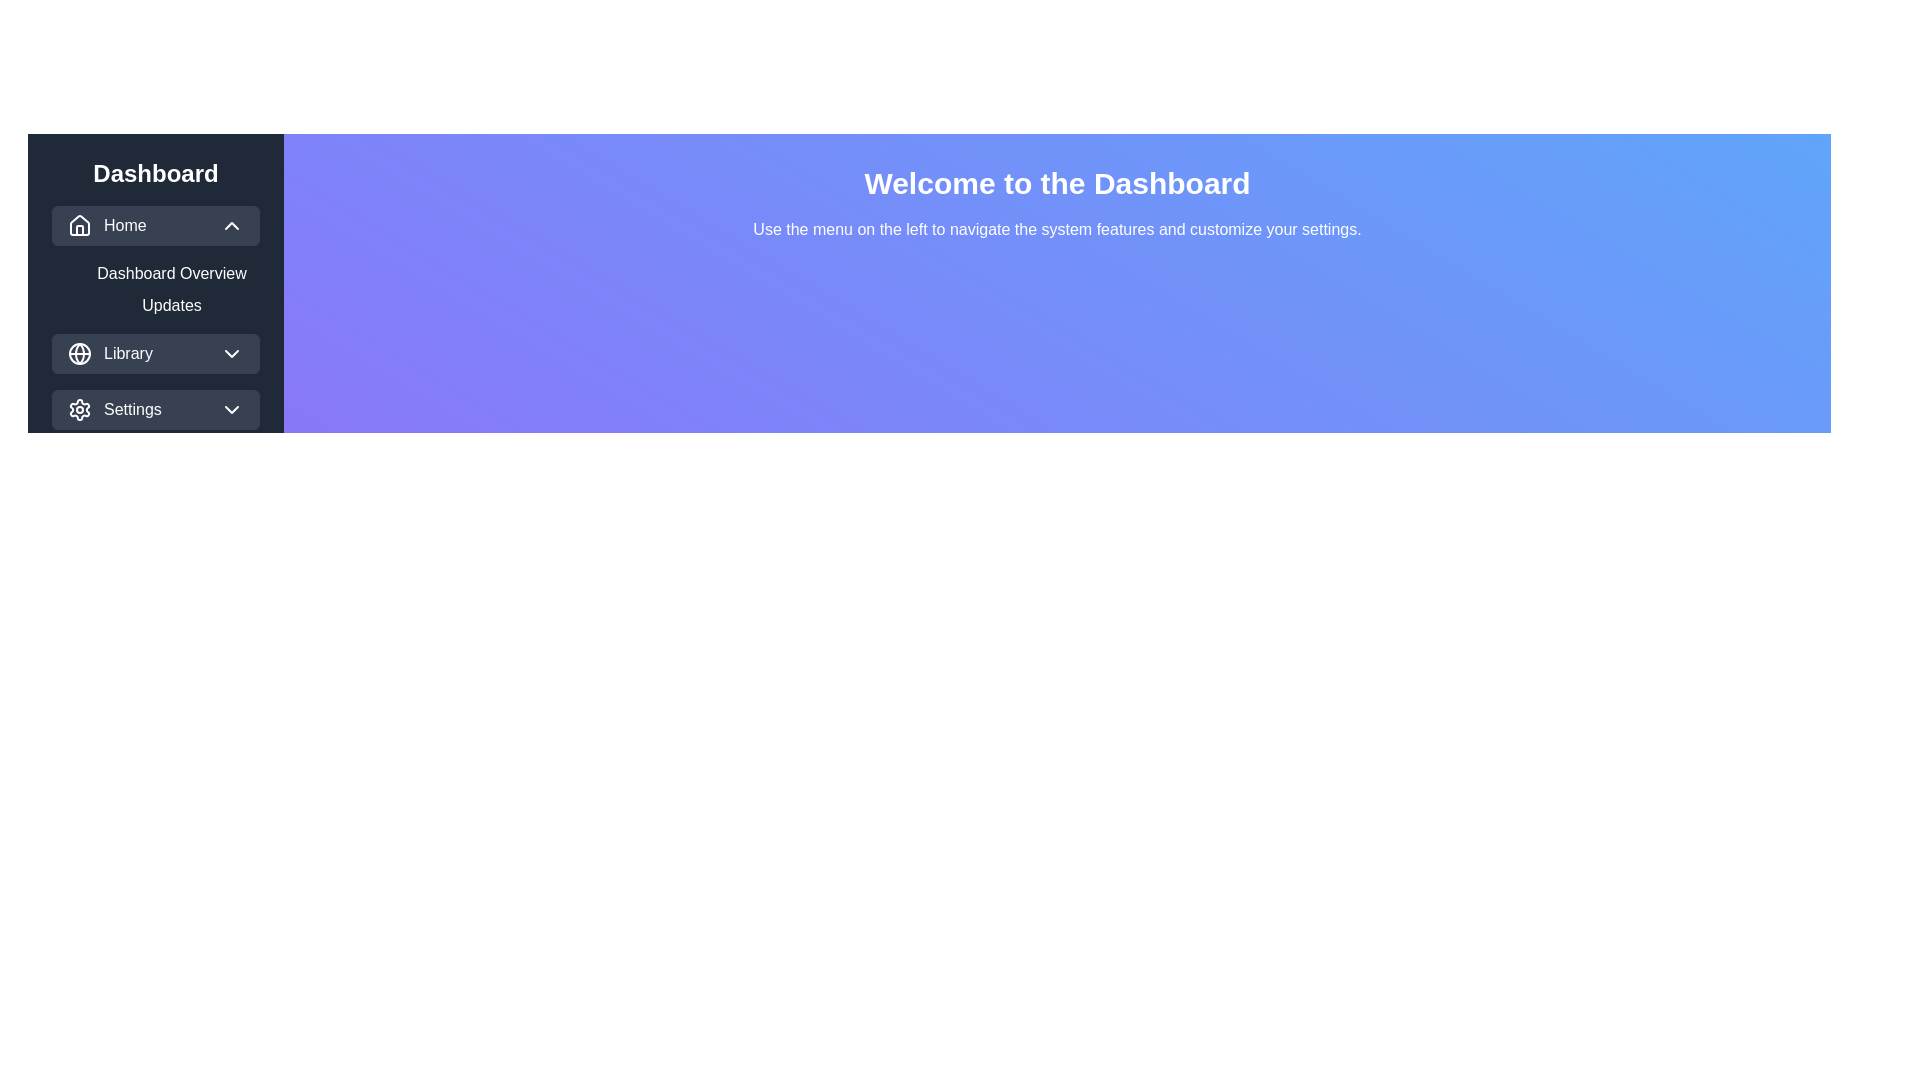 Image resolution: width=1920 pixels, height=1080 pixels. What do you see at coordinates (231, 353) in the screenshot?
I see `the downward chevron icon next to the 'Library' menu item in the sidebar navigation panel` at bounding box center [231, 353].